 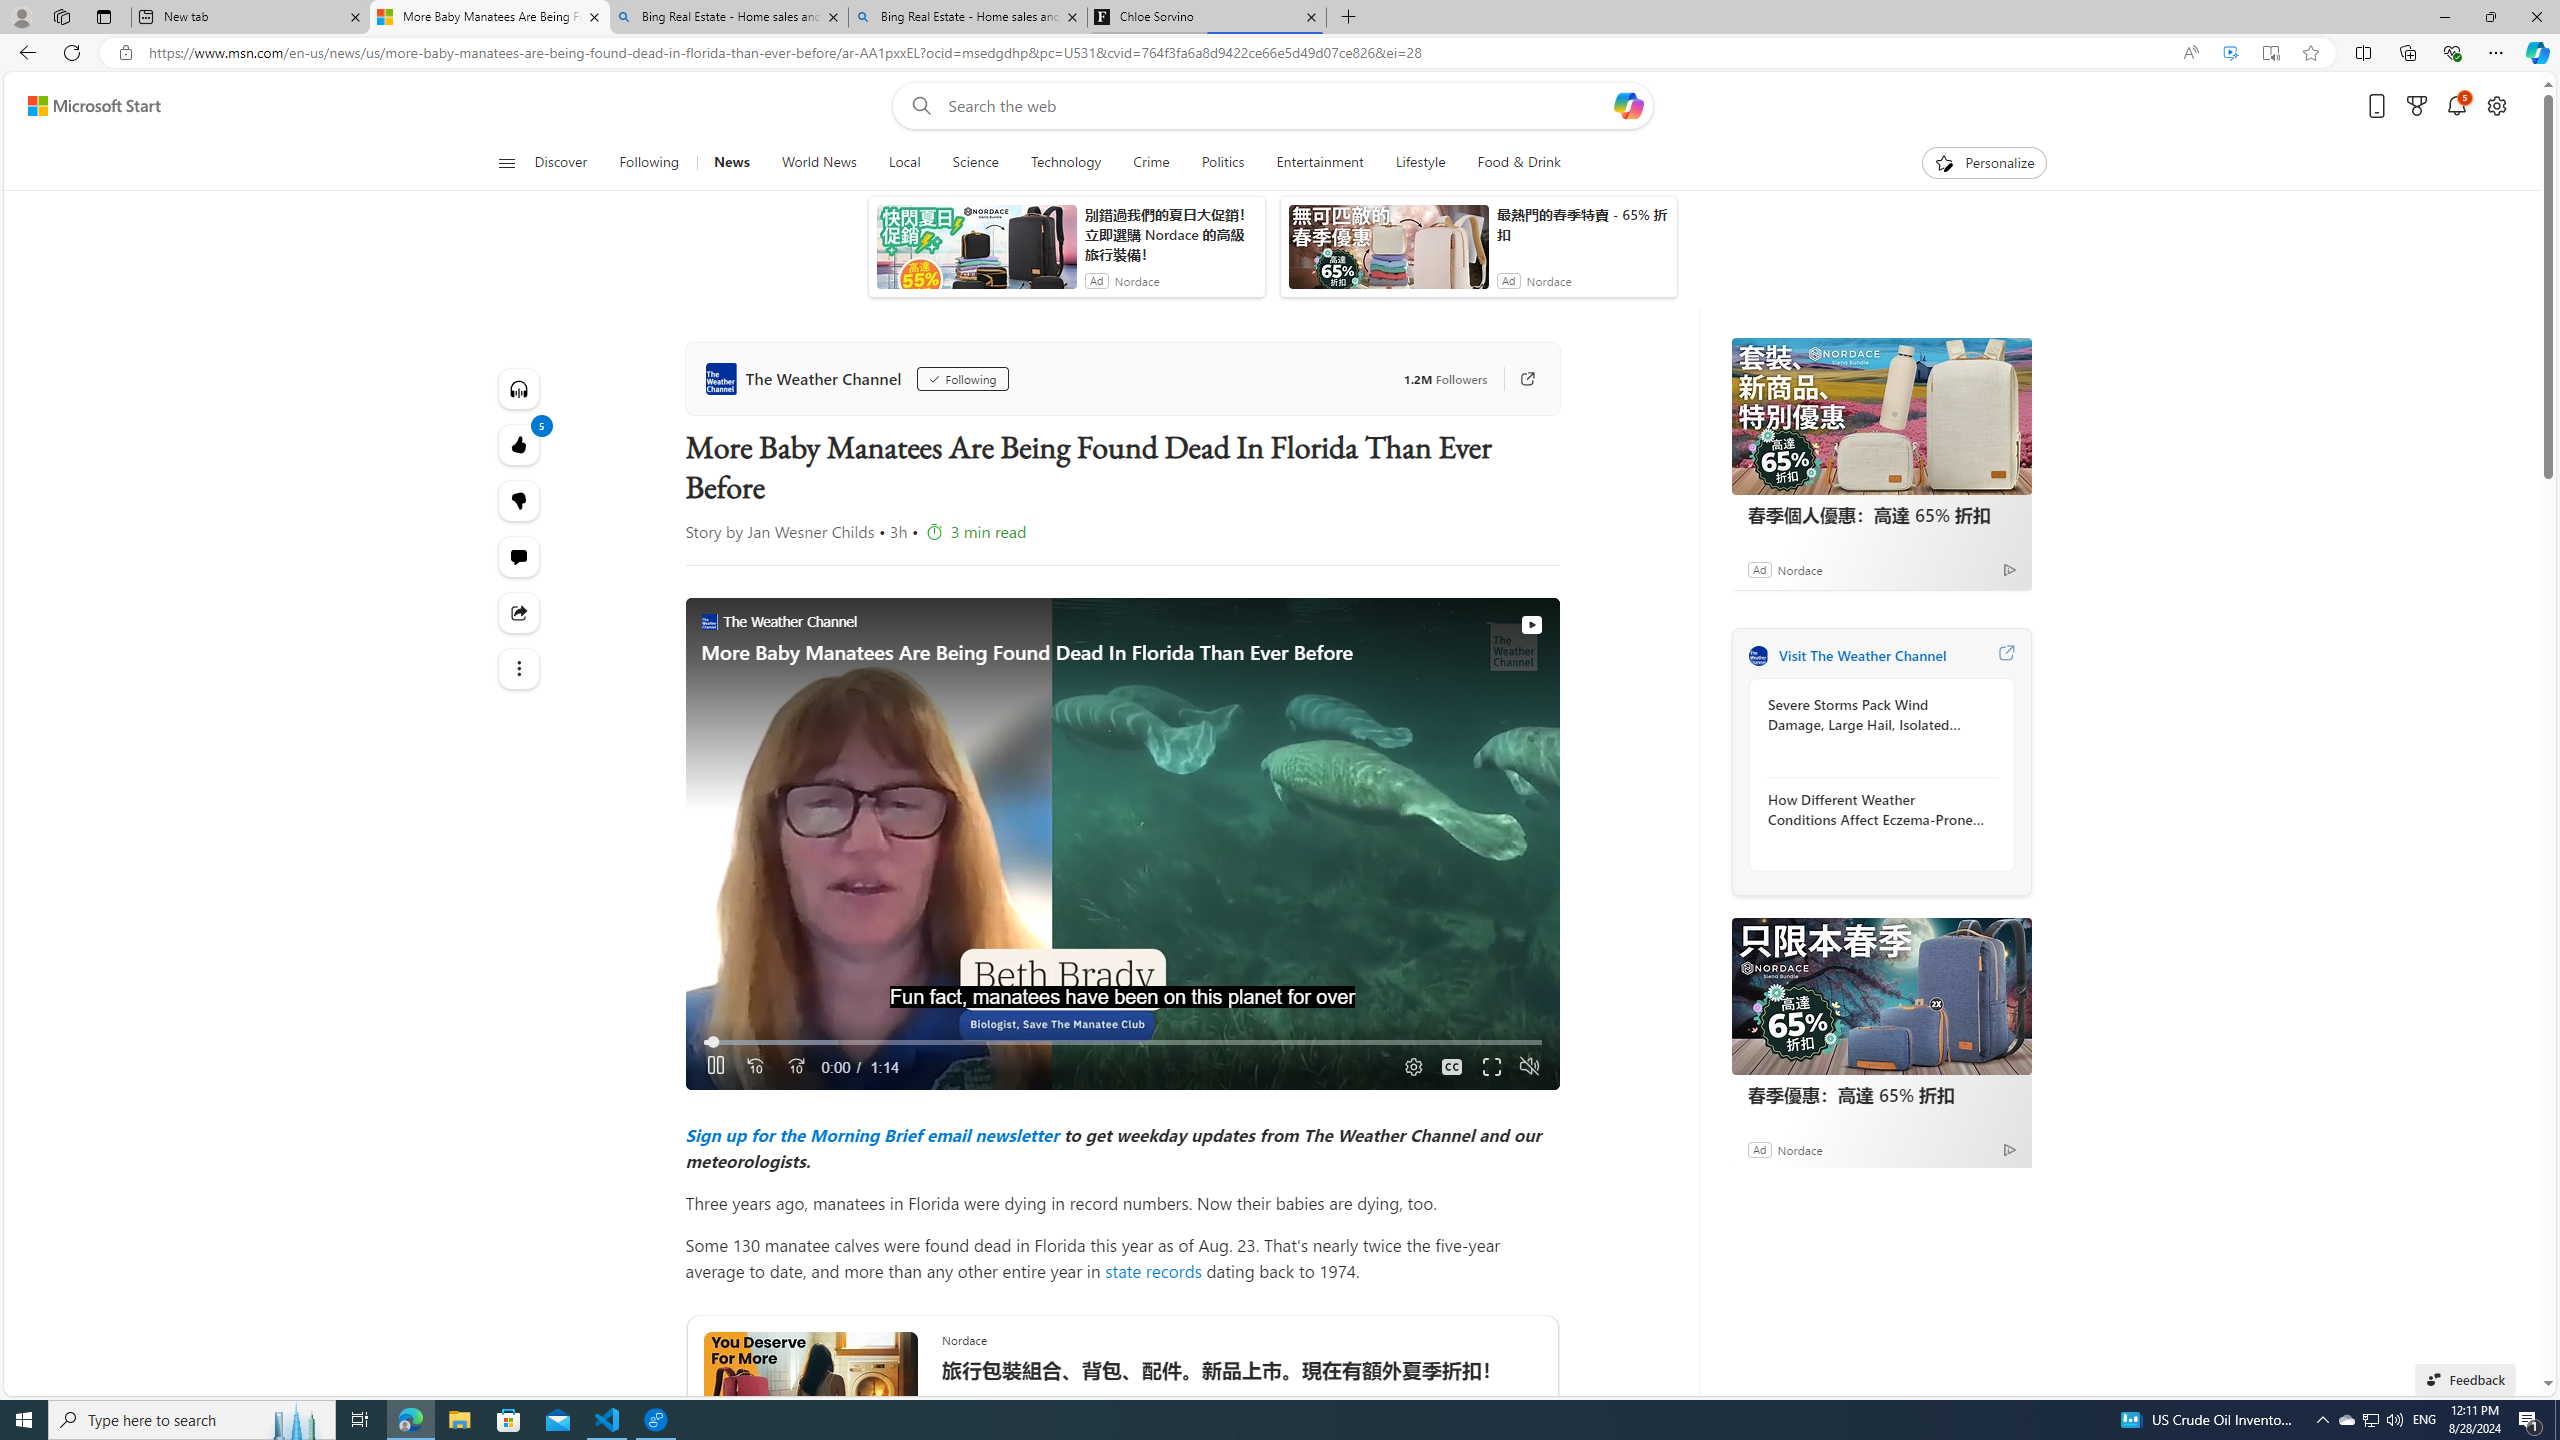 What do you see at coordinates (904, 162) in the screenshot?
I see `'Local'` at bounding box center [904, 162].